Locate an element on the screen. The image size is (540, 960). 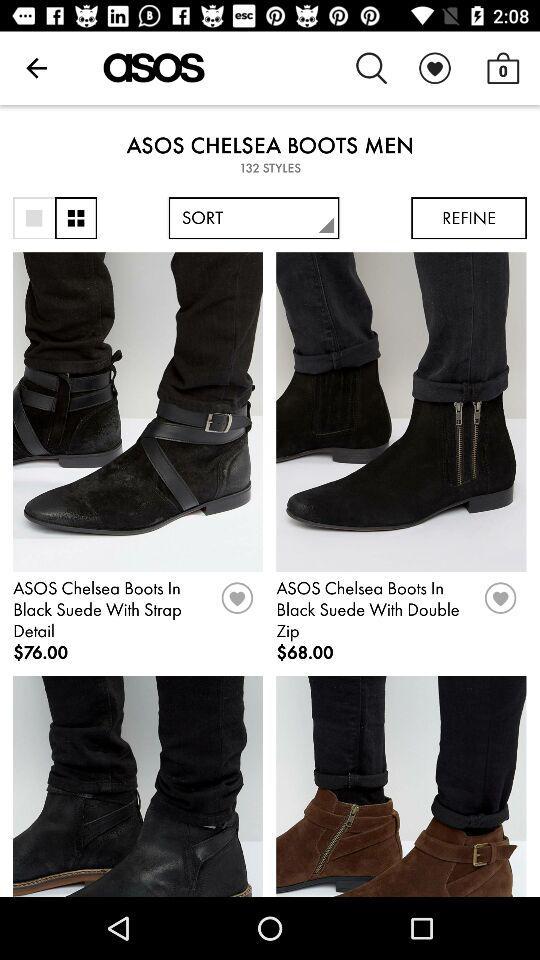
this item is located at coordinates (499, 604).